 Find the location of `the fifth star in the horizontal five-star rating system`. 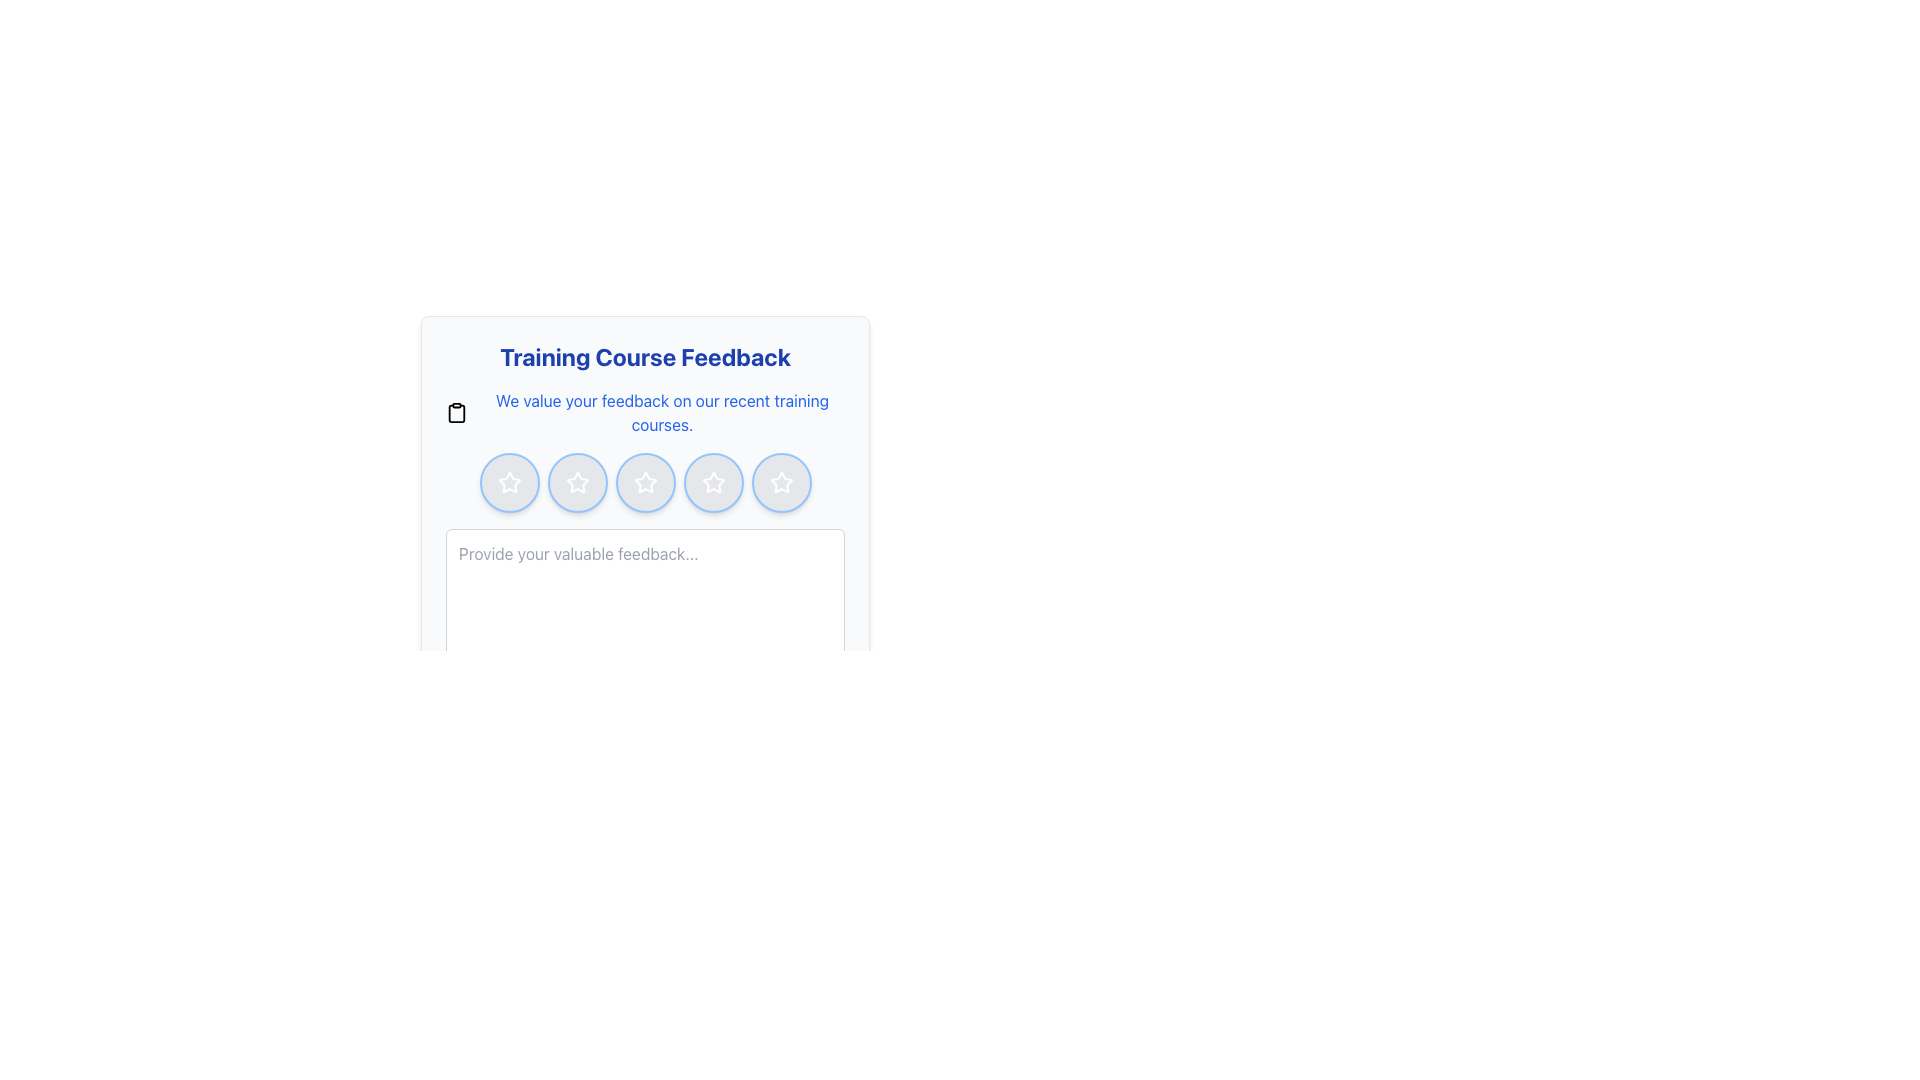

the fifth star in the horizontal five-star rating system is located at coordinates (780, 482).